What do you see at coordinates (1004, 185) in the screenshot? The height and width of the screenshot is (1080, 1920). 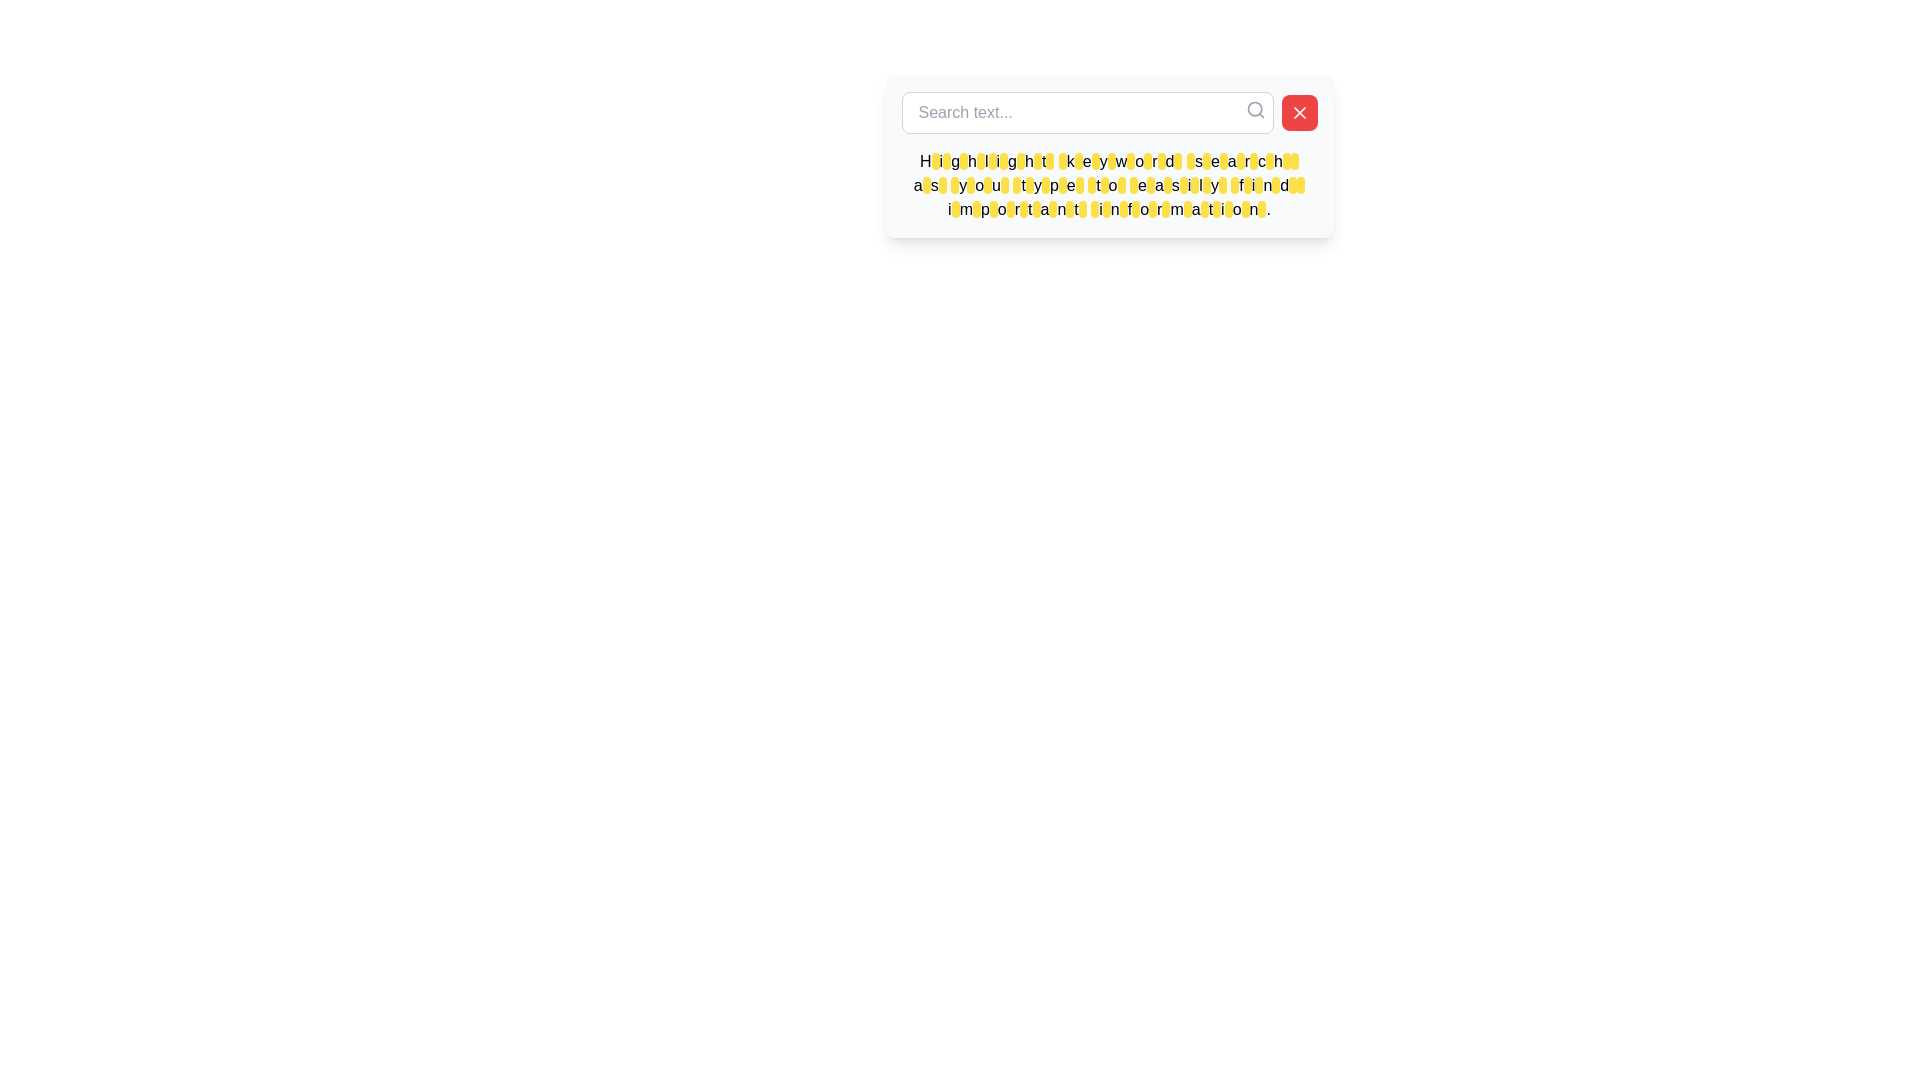 I see `the small, rectangular, yellow-highlighted area embedded within the text block that is part of the tooltip, specifically located between the words 'type' and 'to'` at bounding box center [1004, 185].